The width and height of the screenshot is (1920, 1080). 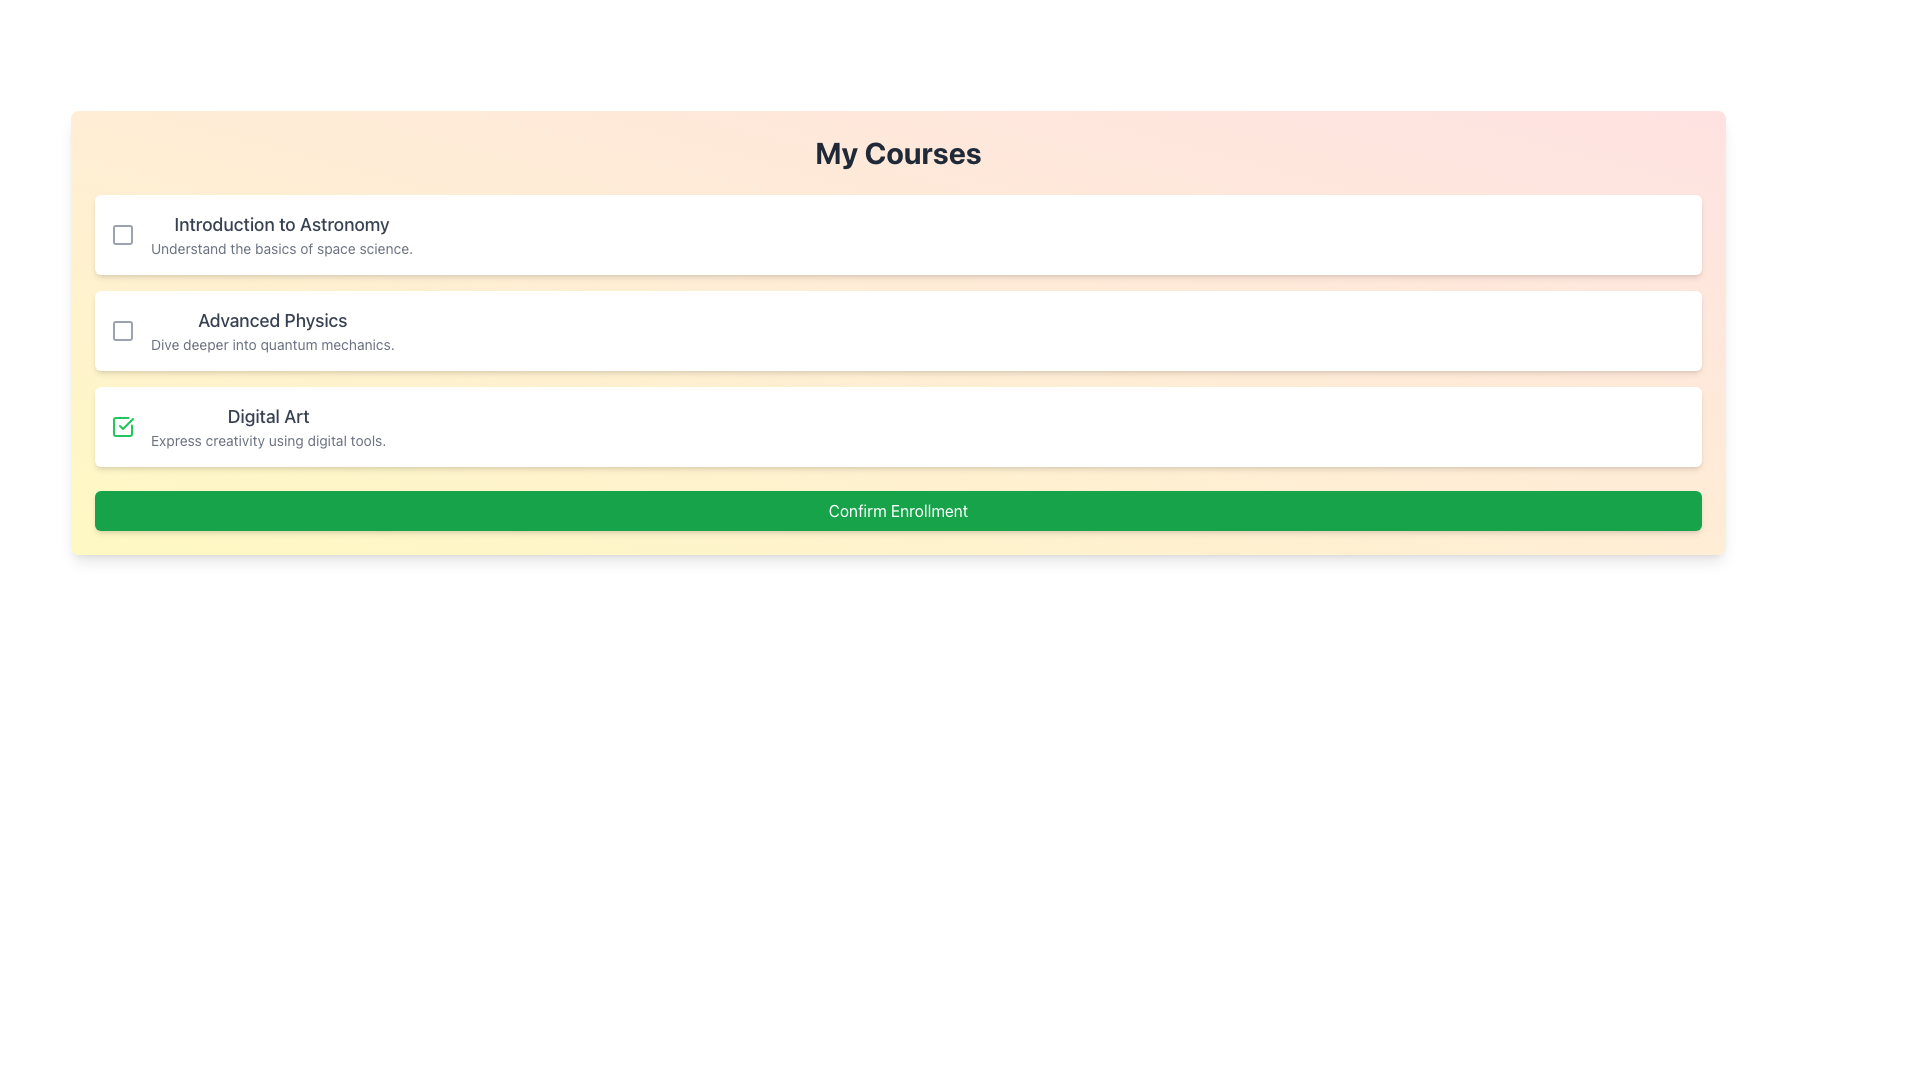 What do you see at coordinates (122, 234) in the screenshot?
I see `the checkbox located near the bold heading 'Introduction to Astronomy', which is a small square shape with rounded corners, styled with a border and no interior color` at bounding box center [122, 234].